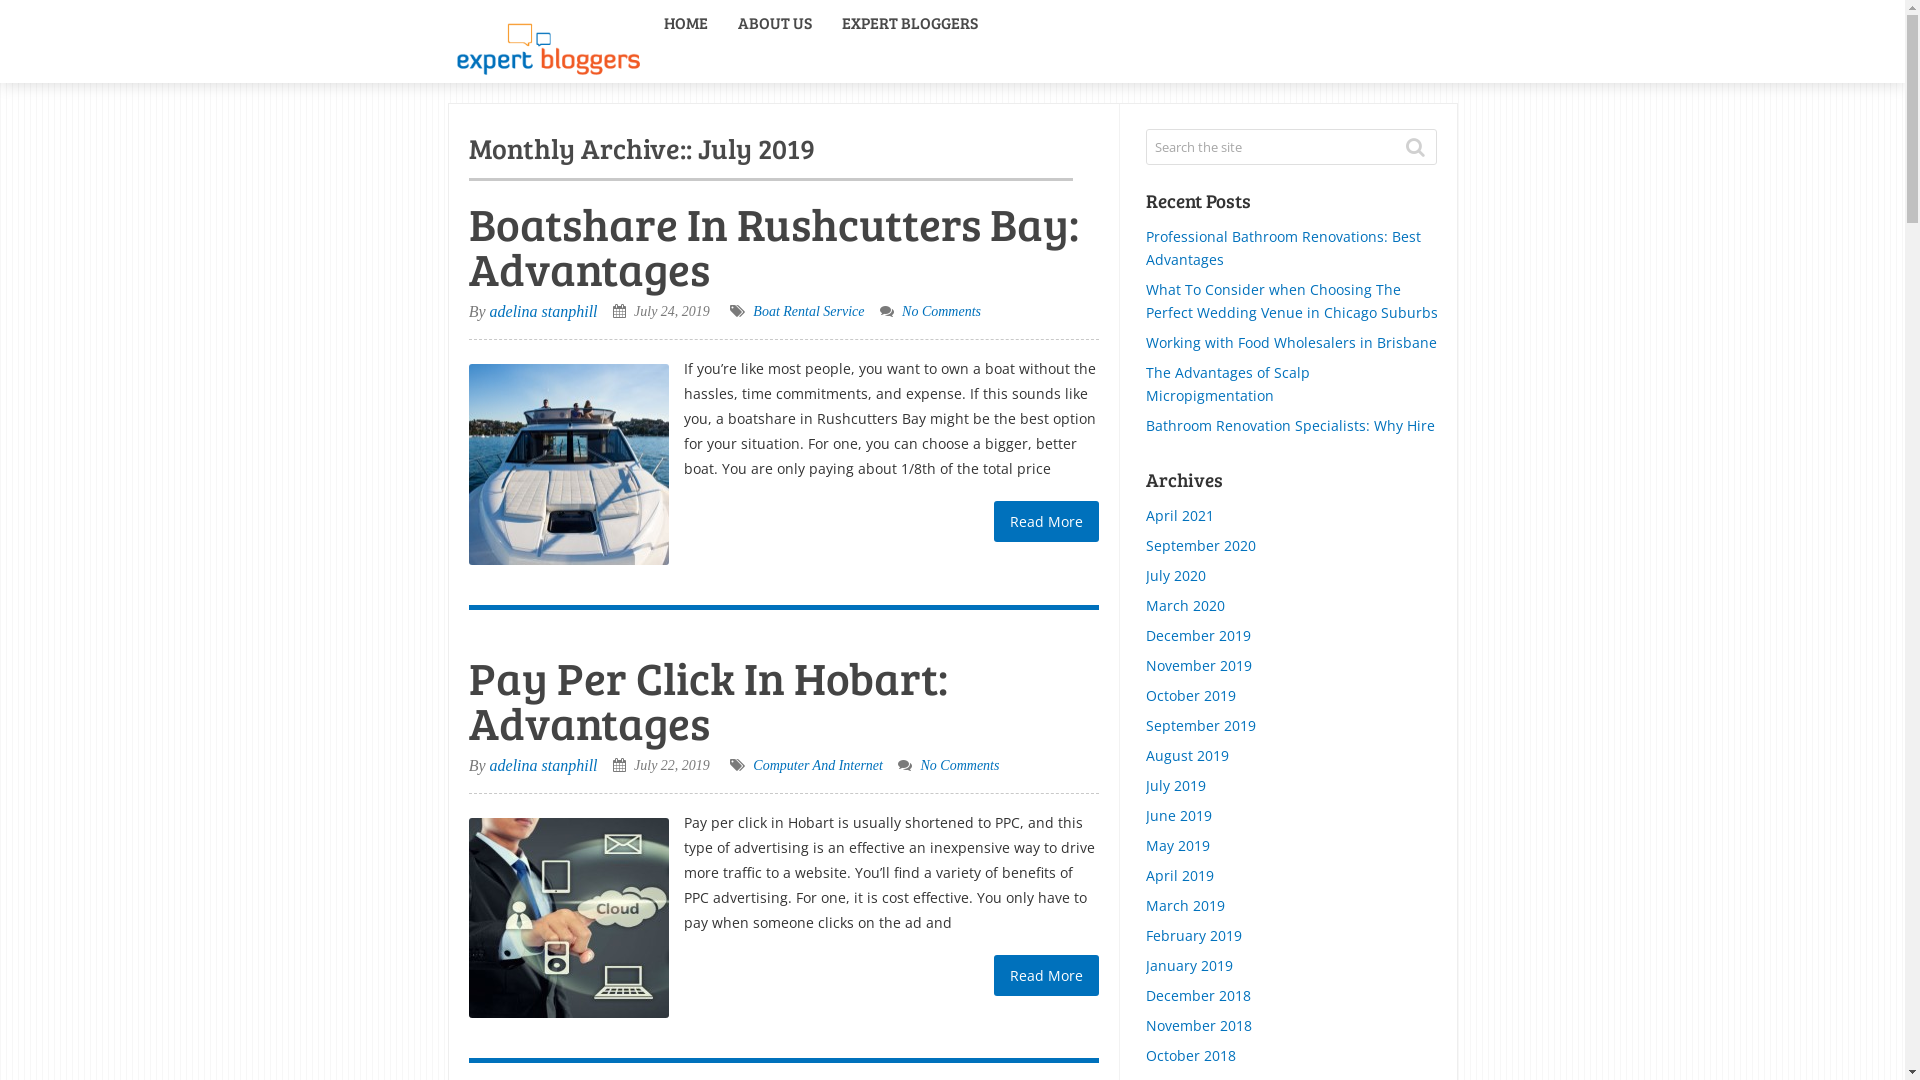 The height and width of the screenshot is (1080, 1920). What do you see at coordinates (1146, 964) in the screenshot?
I see `'January 2019'` at bounding box center [1146, 964].